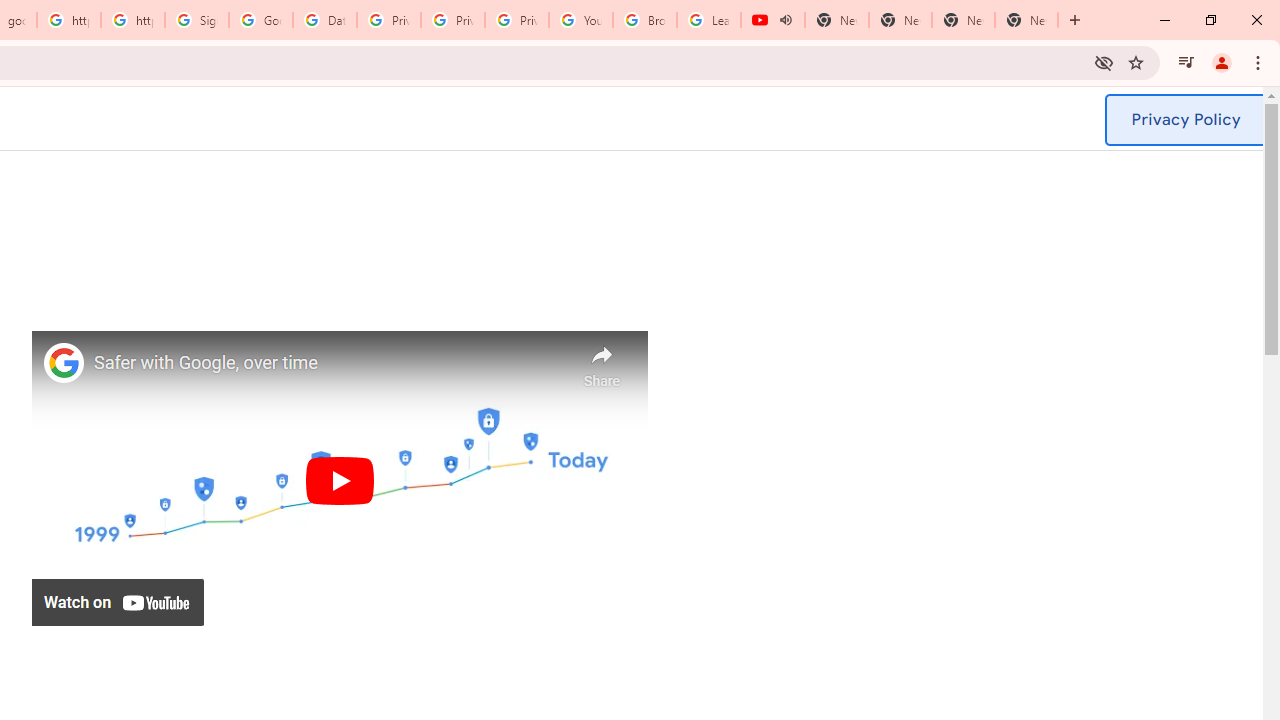 This screenshot has height=720, width=1280. What do you see at coordinates (1185, 119) in the screenshot?
I see `'Privacy Policy'` at bounding box center [1185, 119].